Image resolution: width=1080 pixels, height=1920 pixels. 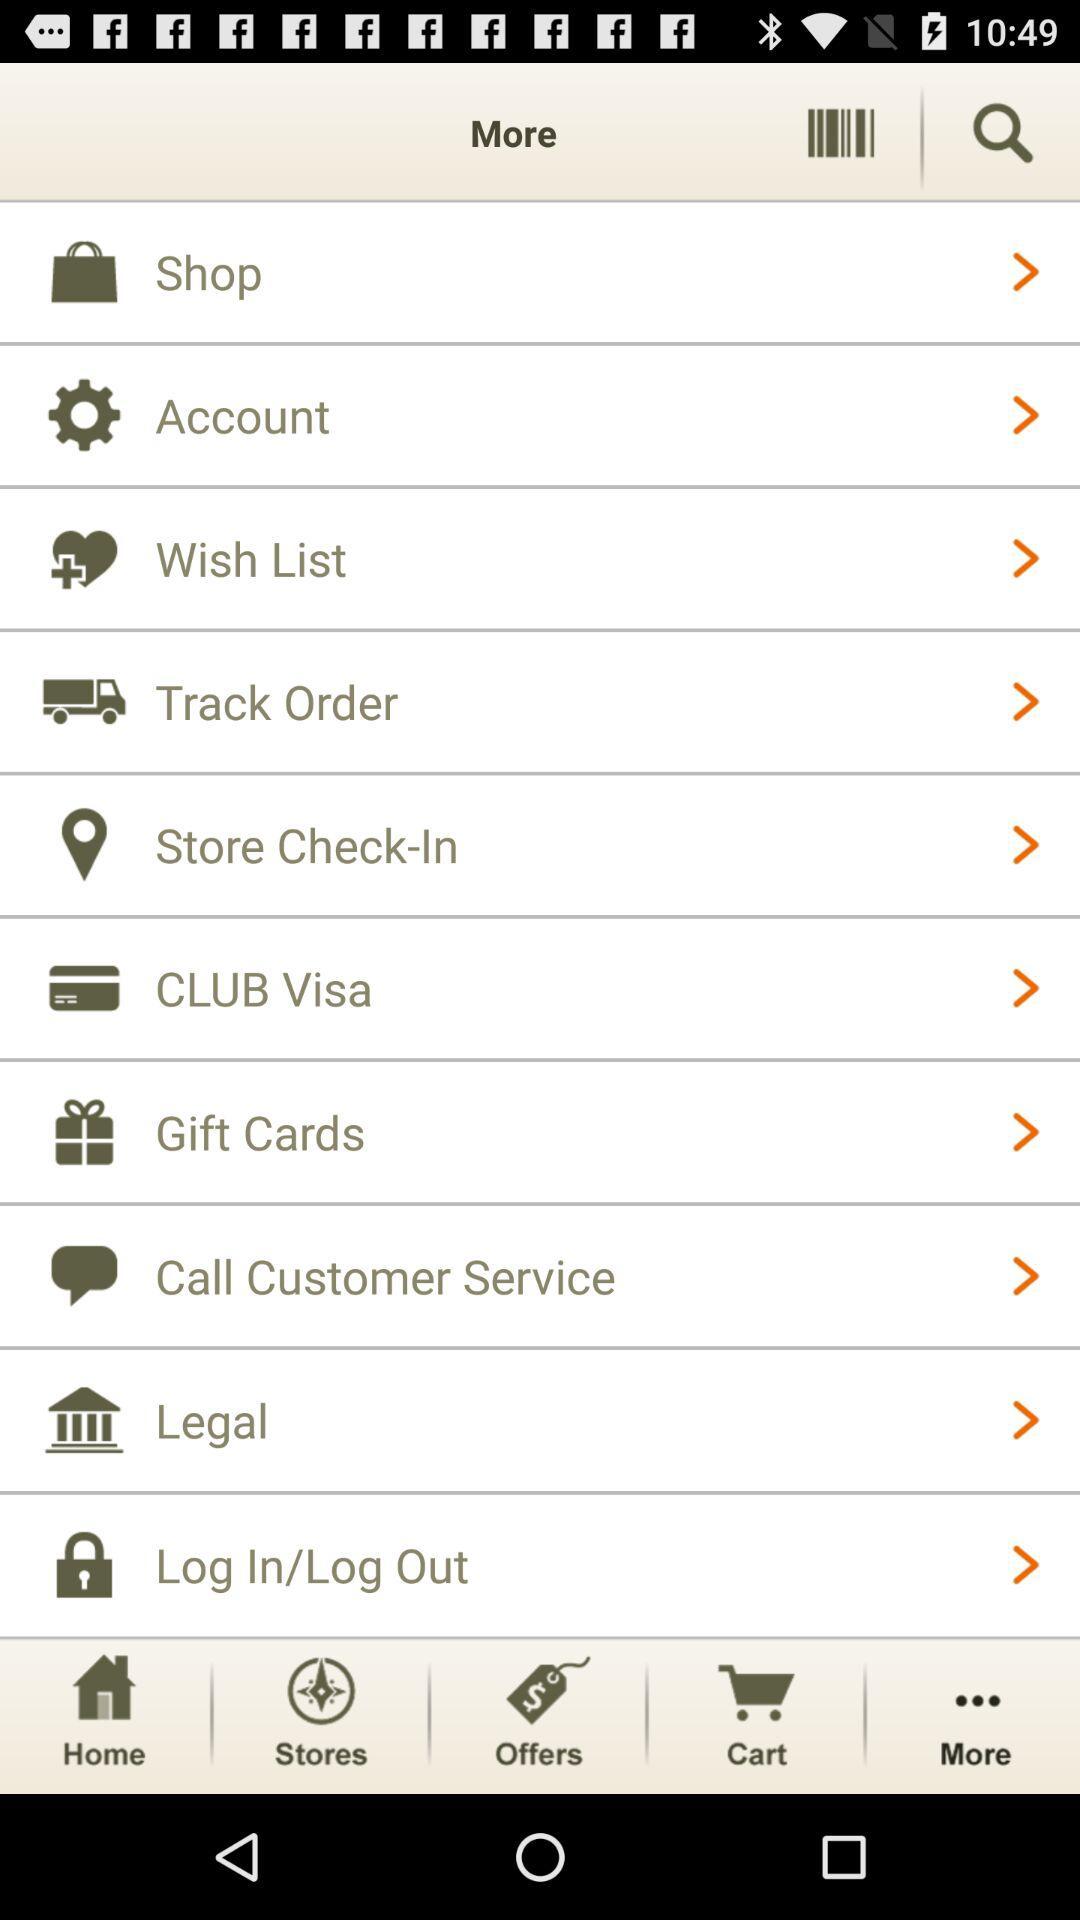 What do you see at coordinates (537, 1835) in the screenshot?
I see `the label icon` at bounding box center [537, 1835].